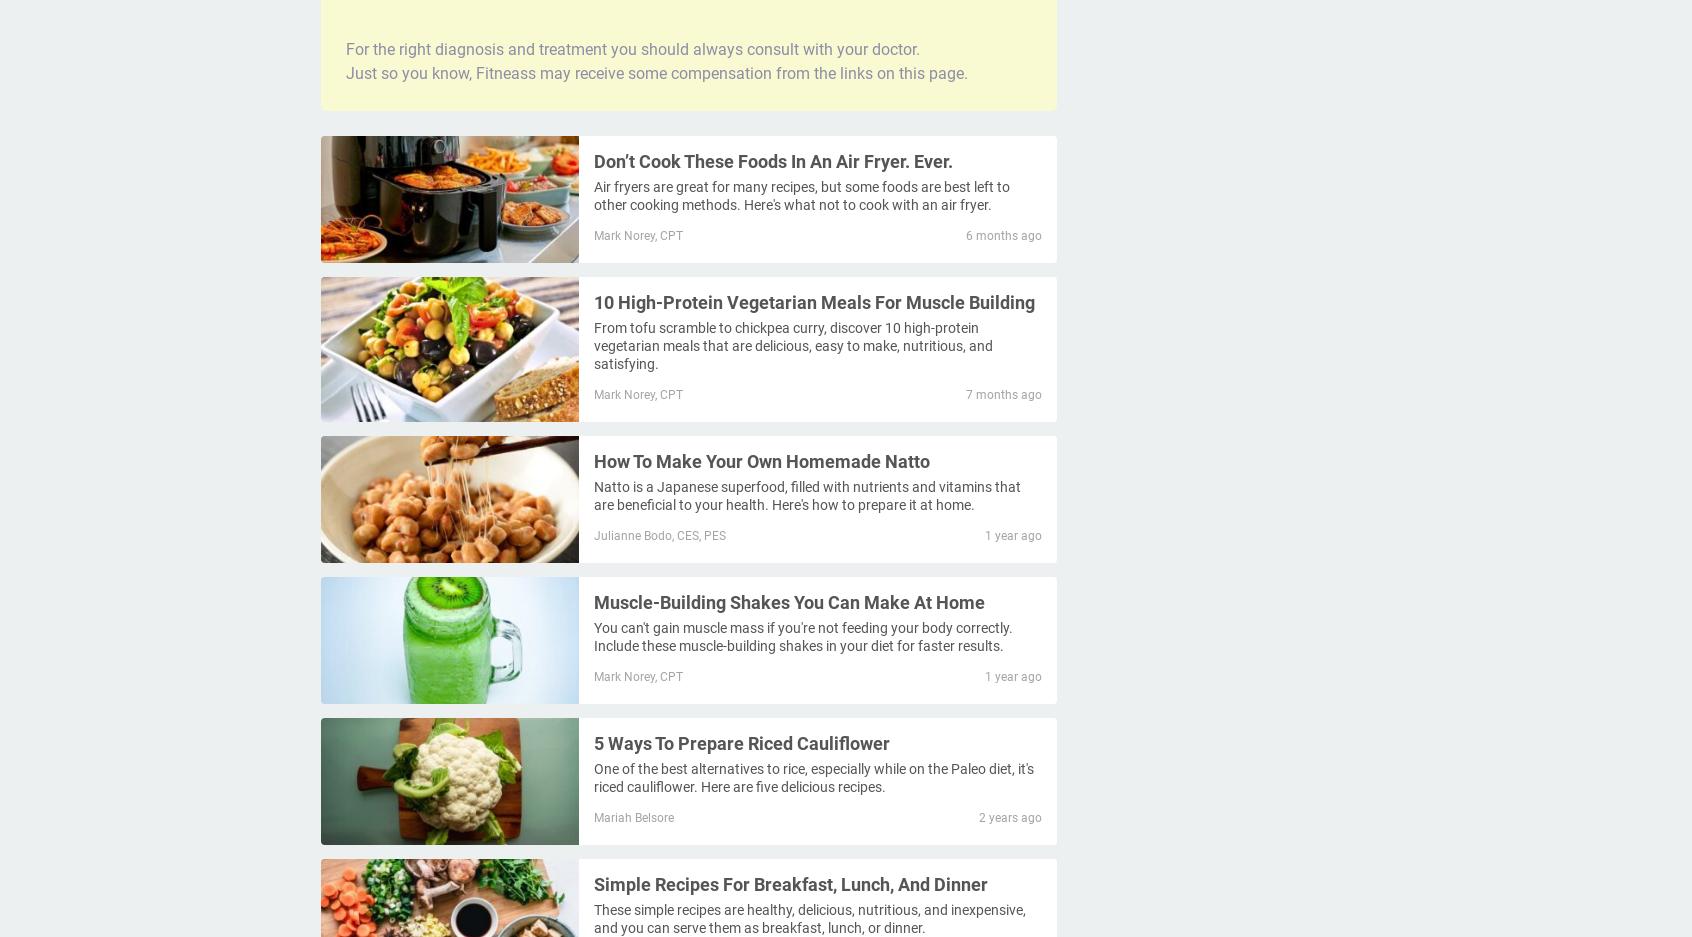 The width and height of the screenshot is (1692, 937). I want to click on 'How To Make Your Own Homemade Natto', so click(760, 459).